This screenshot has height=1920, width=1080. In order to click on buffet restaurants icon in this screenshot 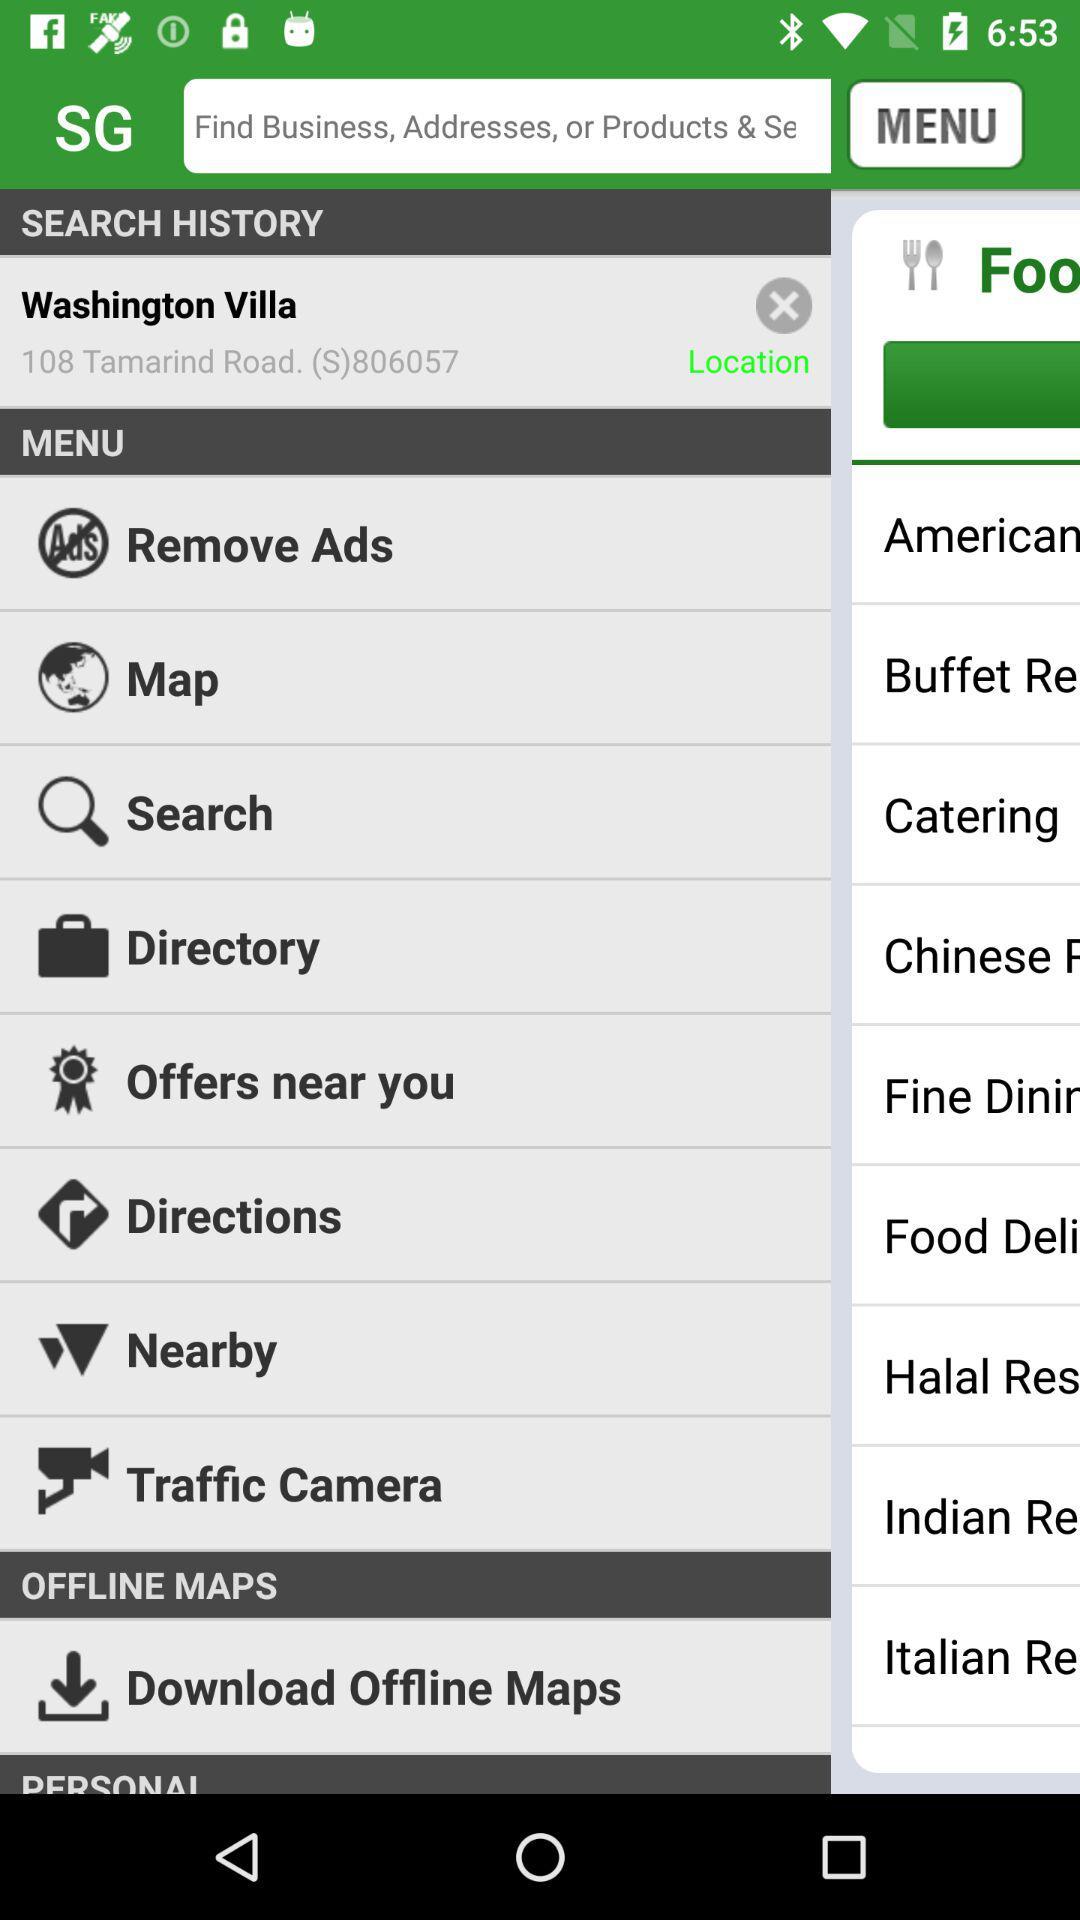, I will do `click(980, 673)`.